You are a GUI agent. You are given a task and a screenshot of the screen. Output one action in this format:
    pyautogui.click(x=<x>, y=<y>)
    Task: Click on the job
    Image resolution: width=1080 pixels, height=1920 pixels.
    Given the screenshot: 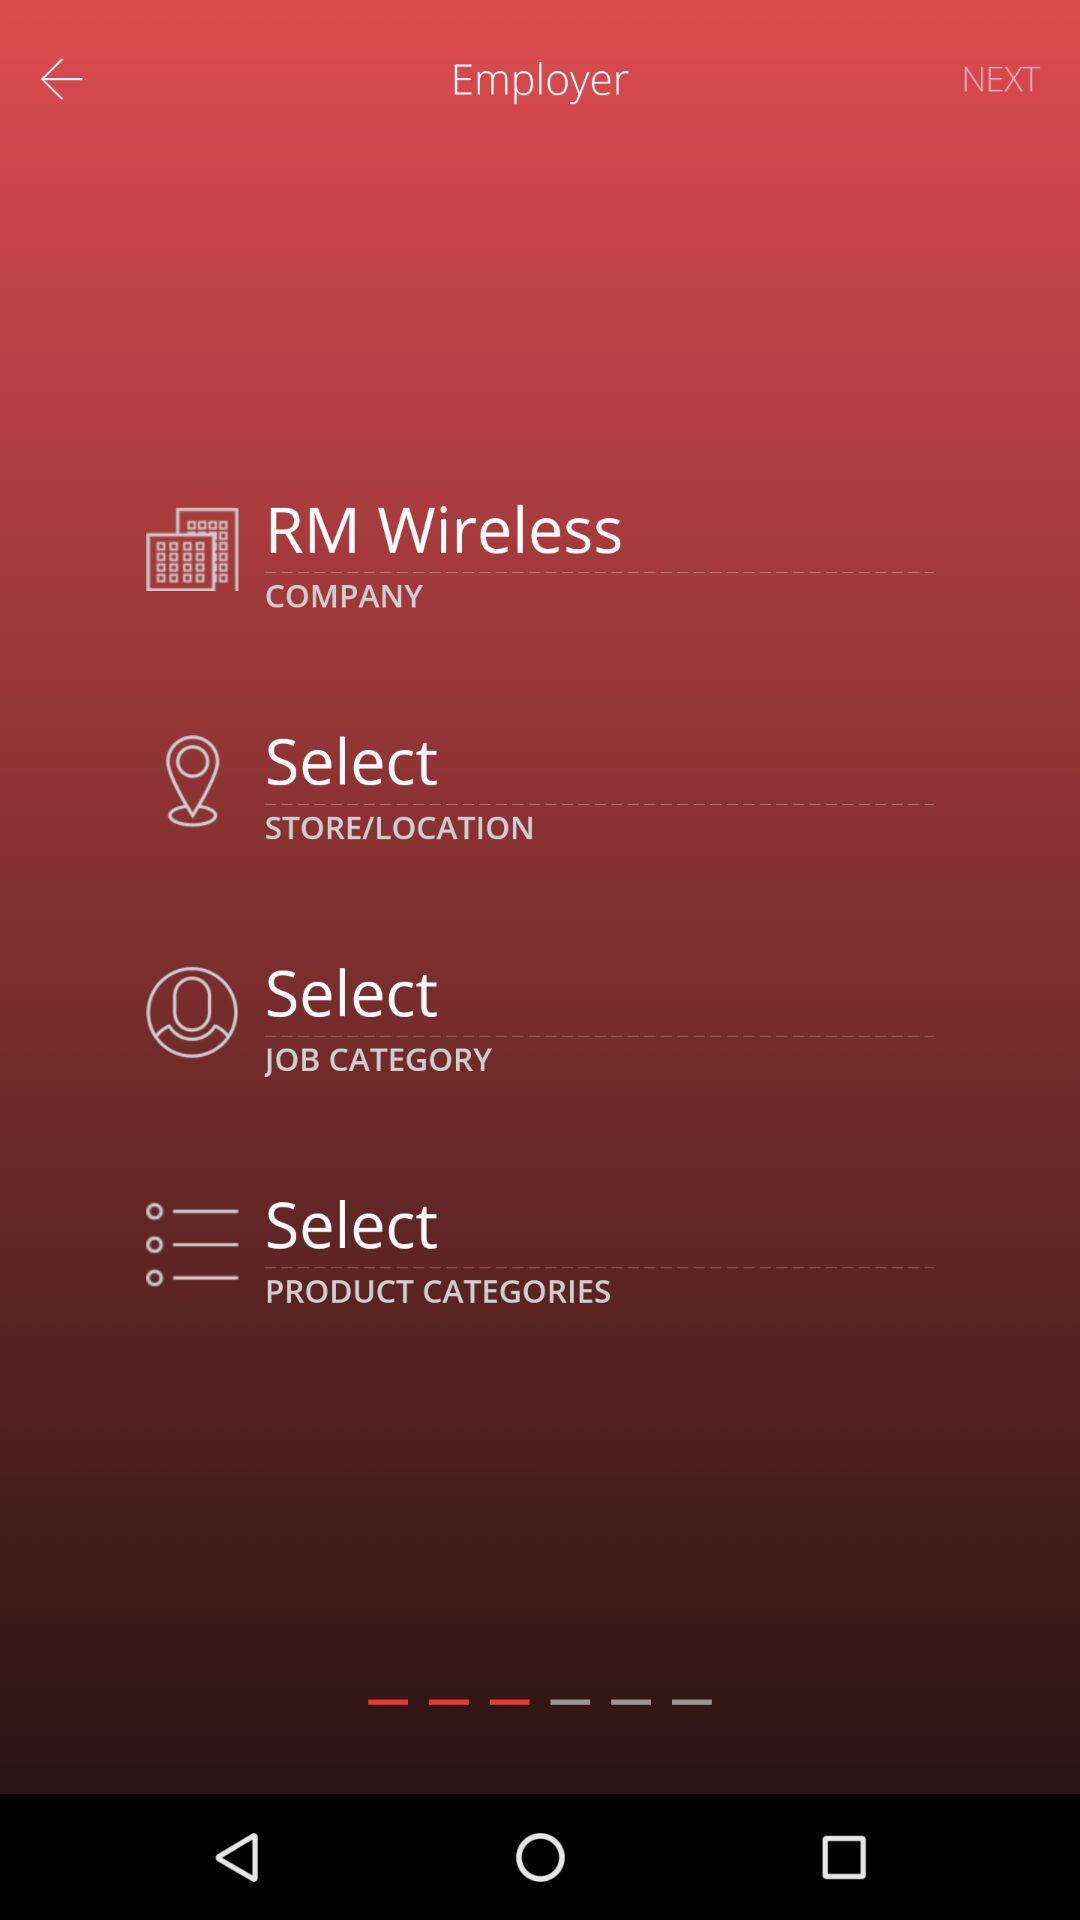 What is the action you would take?
    pyautogui.click(x=598, y=991)
    